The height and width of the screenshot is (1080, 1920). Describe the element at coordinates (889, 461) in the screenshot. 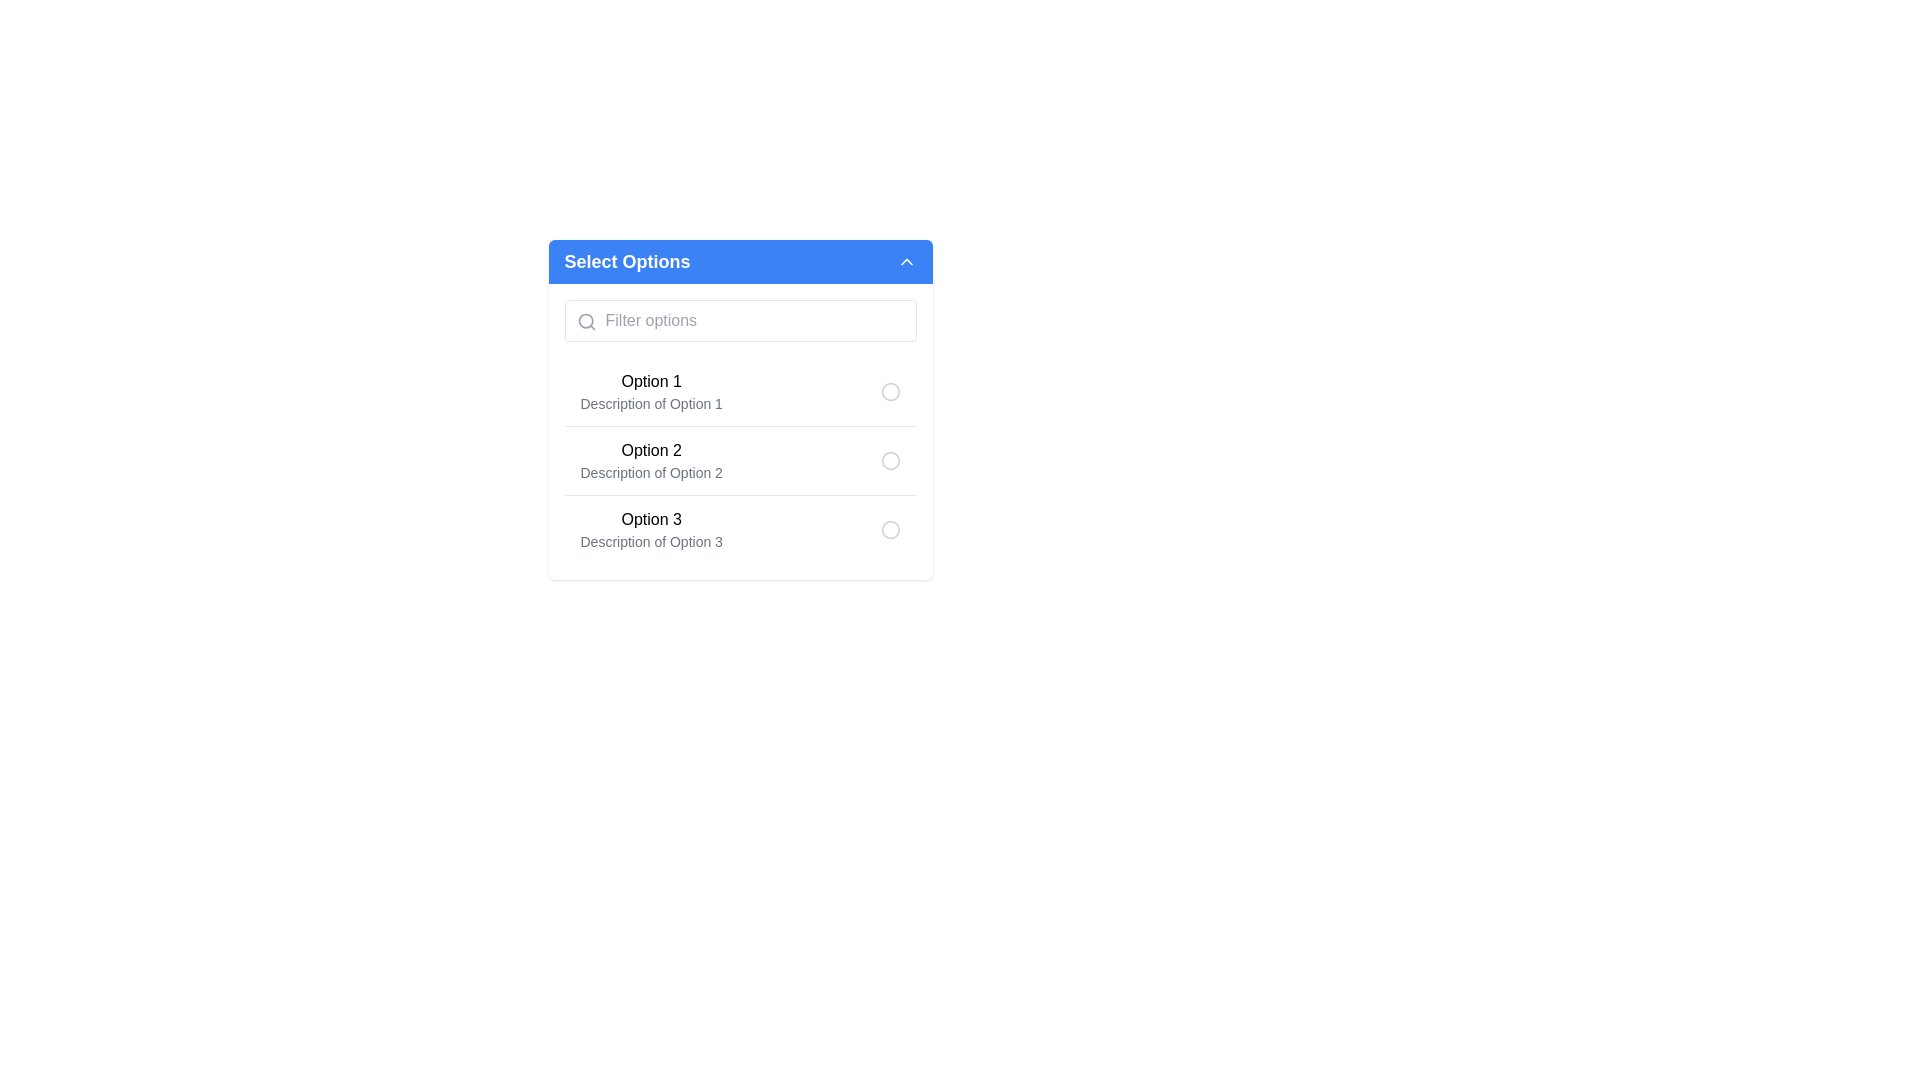

I see `the circular icon styled with a faint gray color located to the right of 'Option 2' in the dropdown menu` at that location.